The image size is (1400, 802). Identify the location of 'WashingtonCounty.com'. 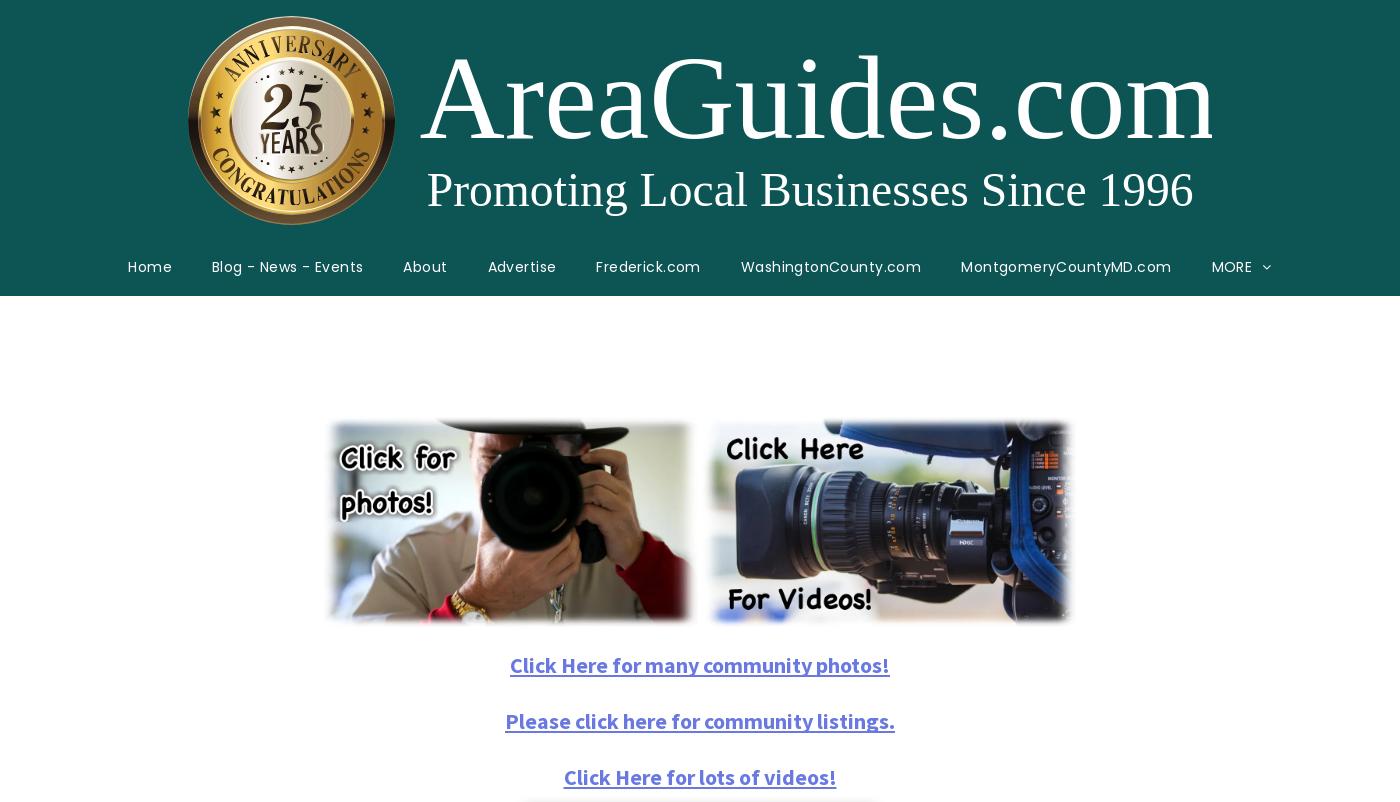
(830, 266).